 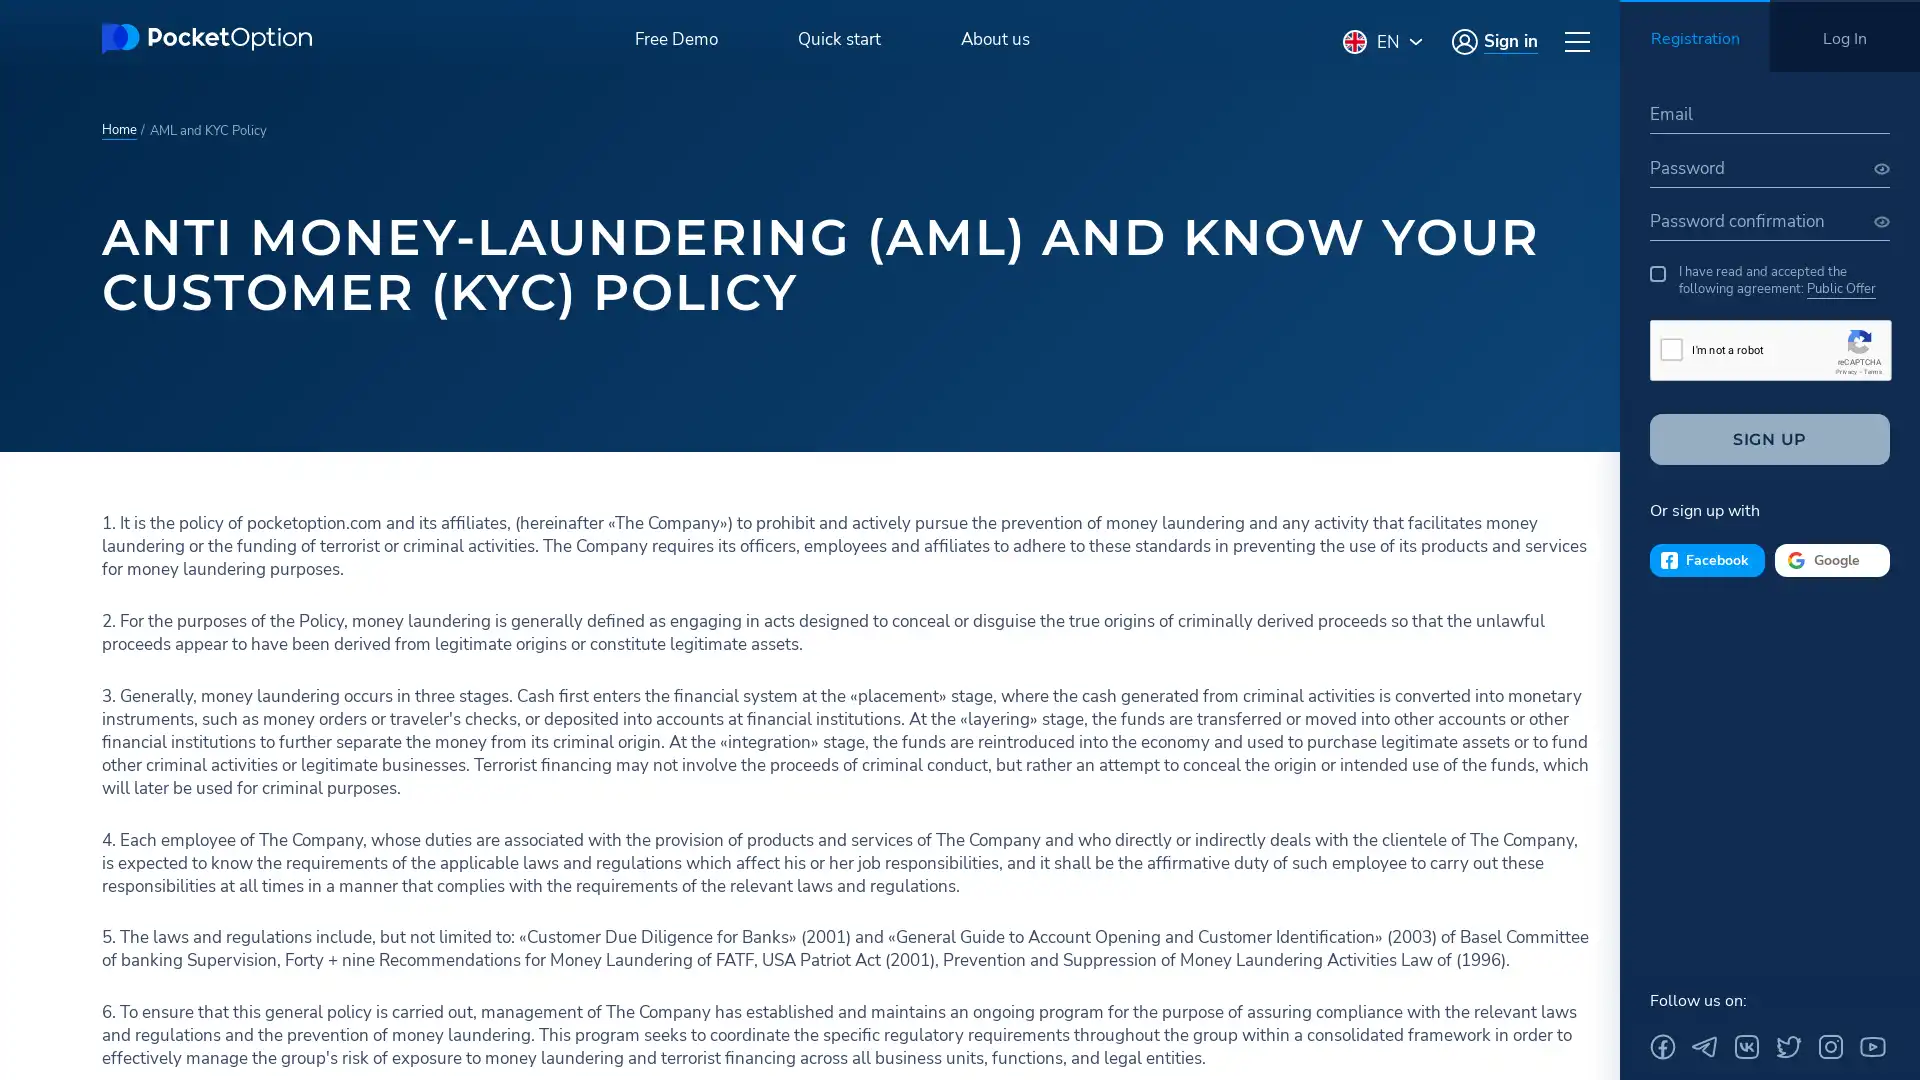 I want to click on SIGN UP, so click(x=1770, y=438).